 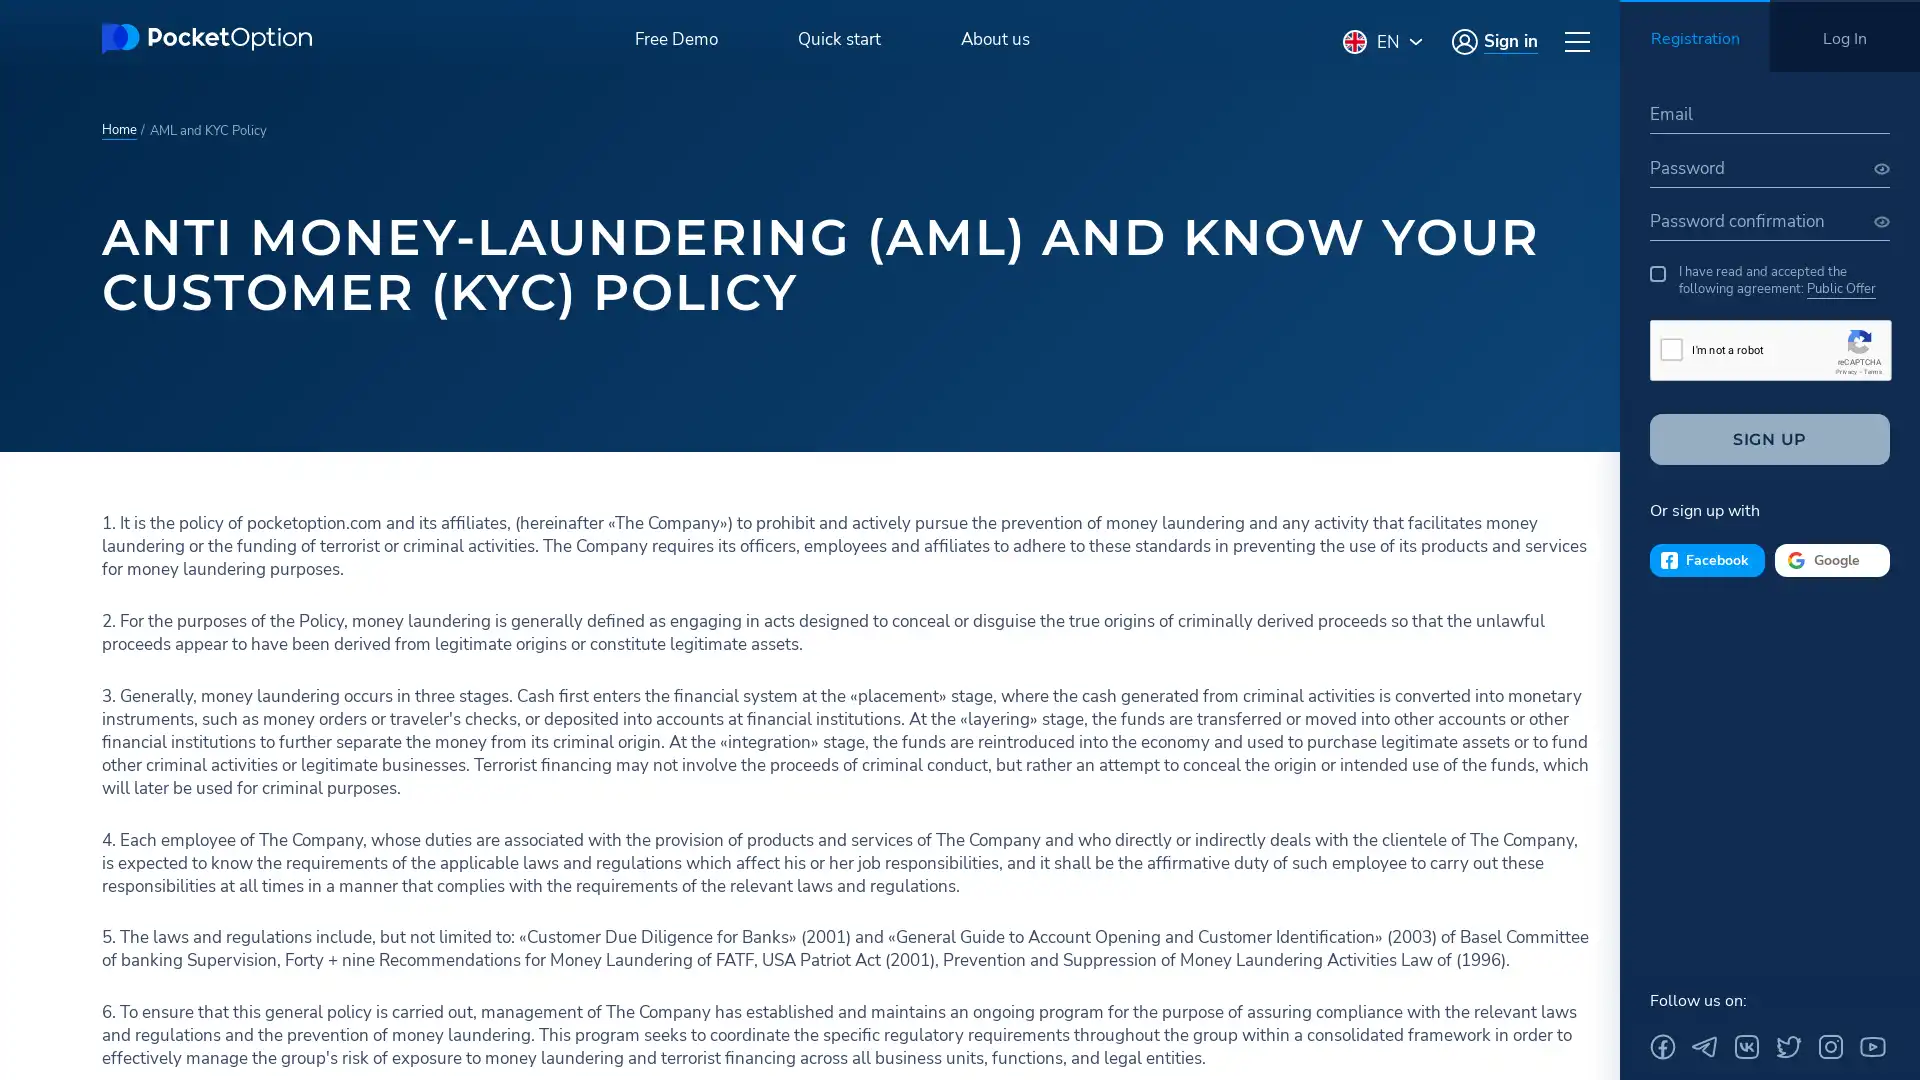 I want to click on SIGN UP, so click(x=1770, y=438).